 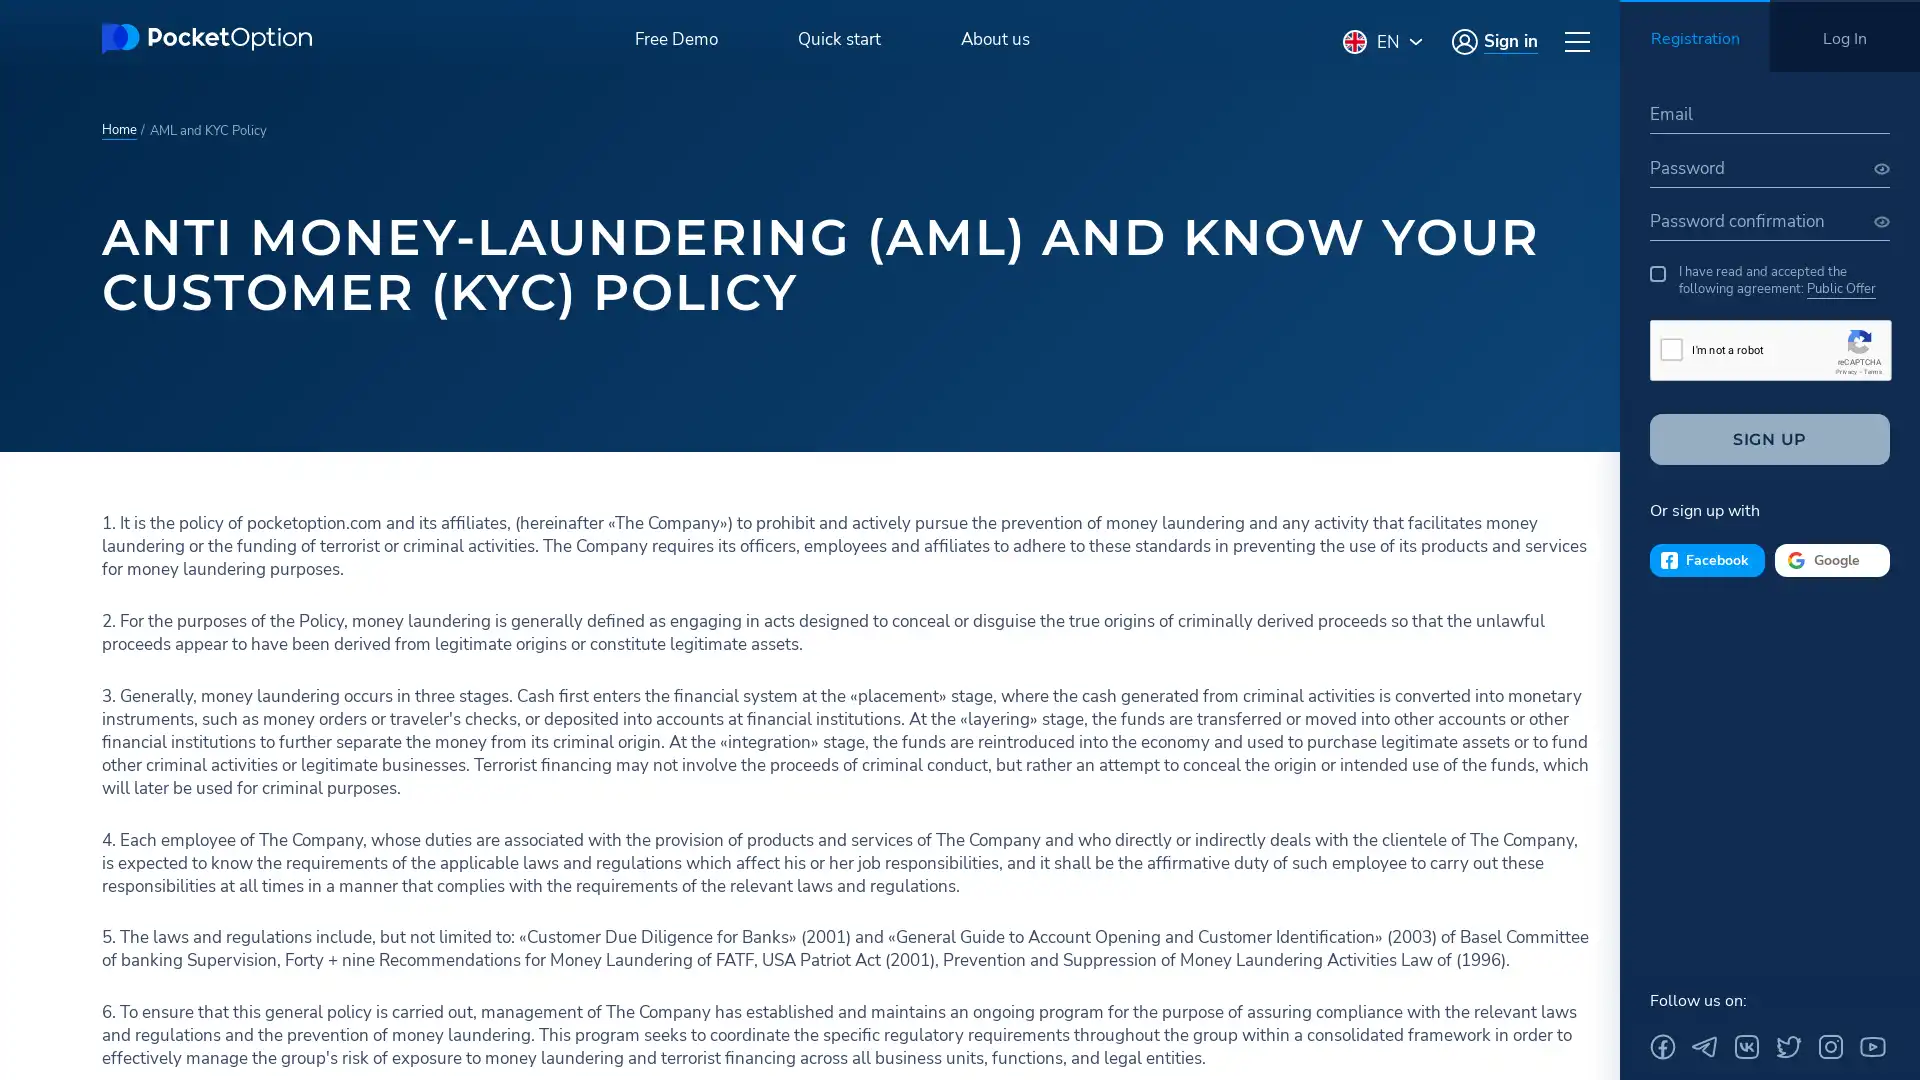 I want to click on SIGN UP, so click(x=1770, y=438).